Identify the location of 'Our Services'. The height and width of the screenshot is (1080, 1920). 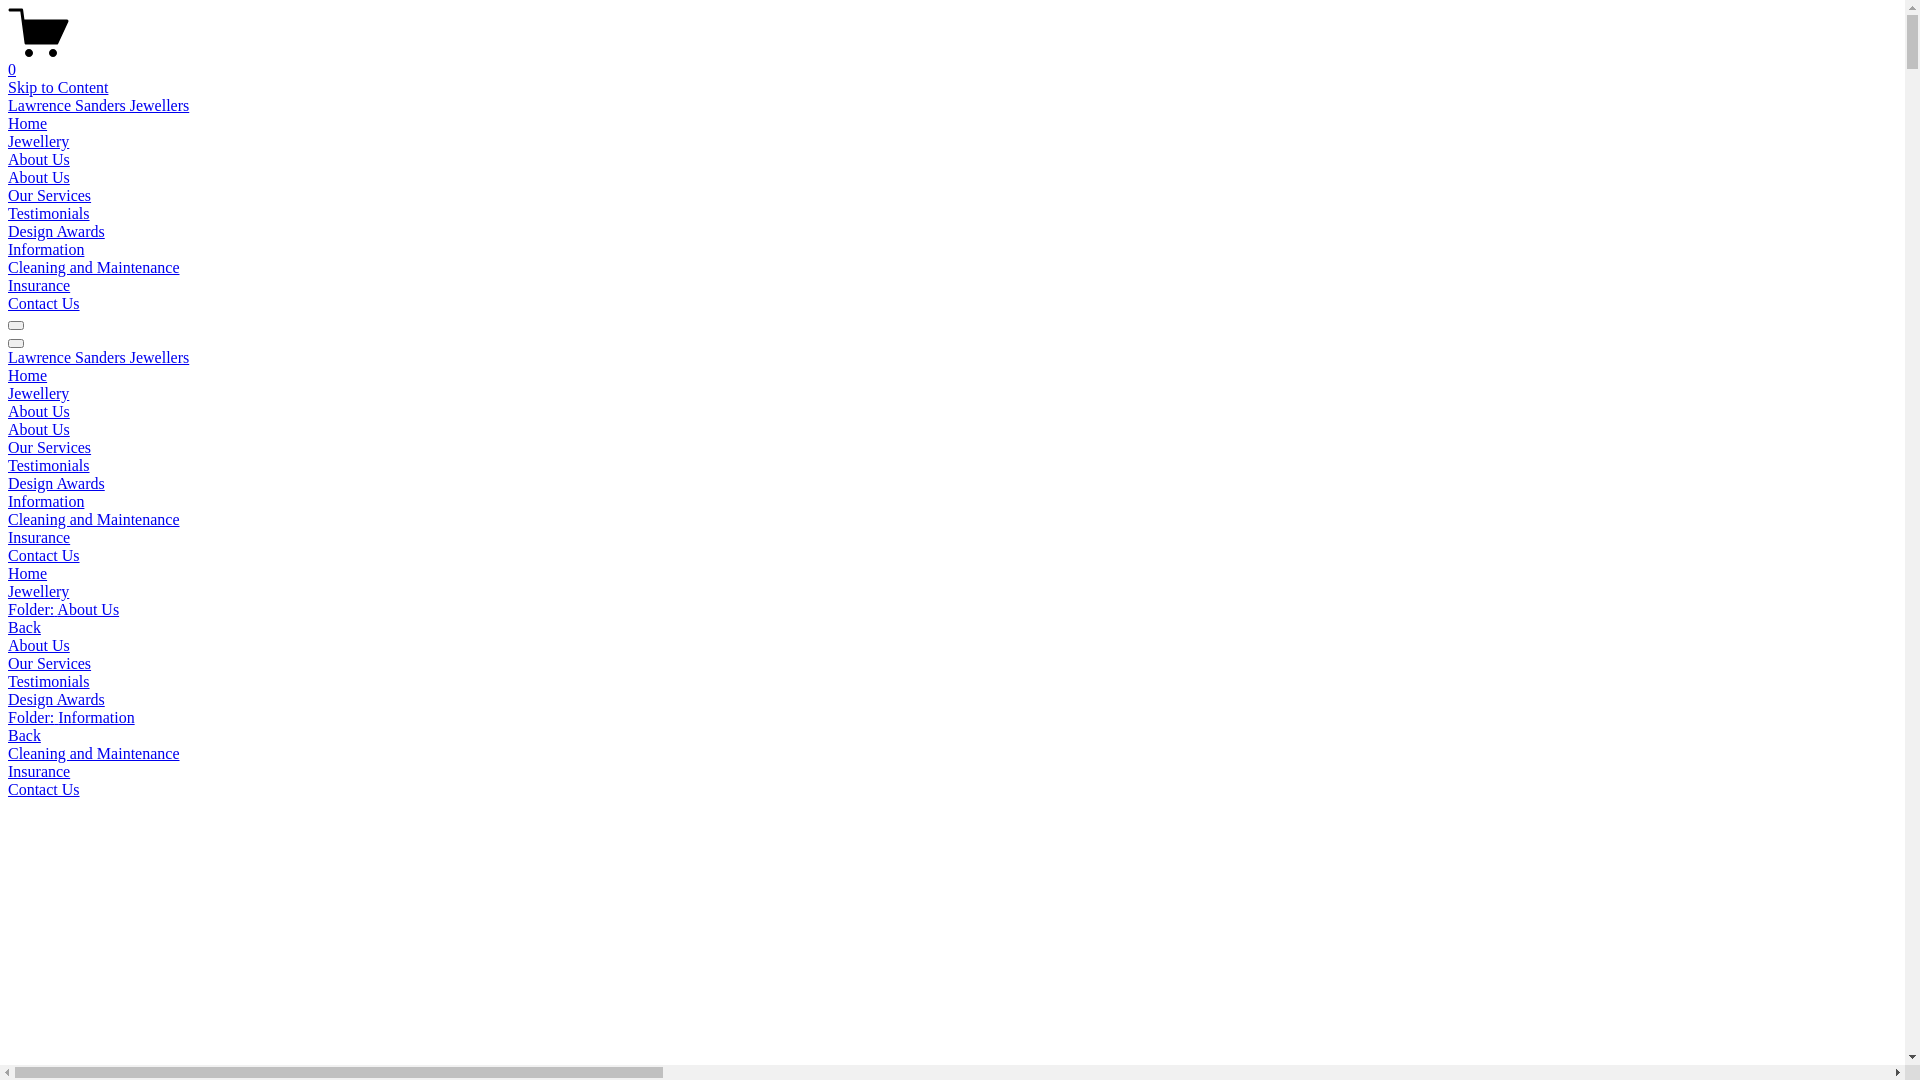
(49, 195).